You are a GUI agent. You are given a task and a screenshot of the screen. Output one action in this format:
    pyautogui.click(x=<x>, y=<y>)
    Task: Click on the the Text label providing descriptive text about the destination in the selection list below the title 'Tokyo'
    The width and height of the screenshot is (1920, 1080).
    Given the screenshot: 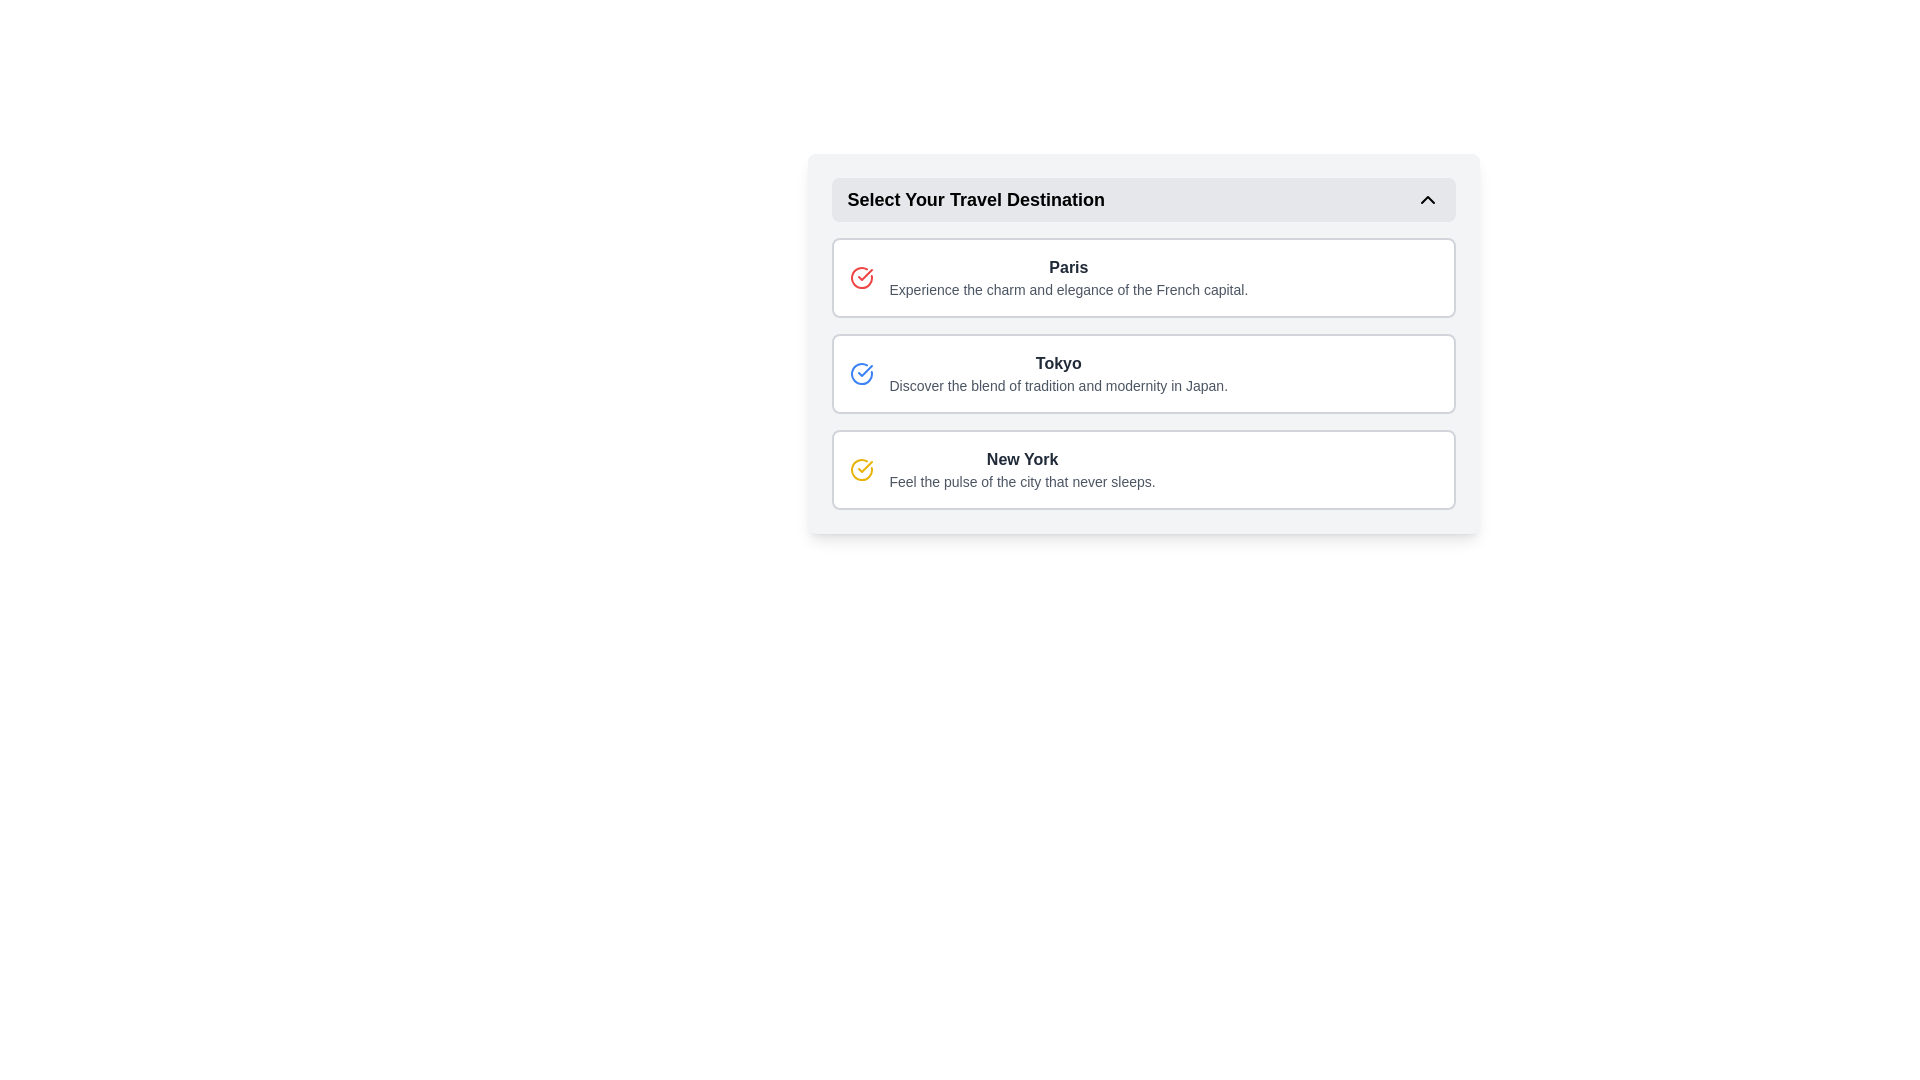 What is the action you would take?
    pyautogui.click(x=1057, y=385)
    